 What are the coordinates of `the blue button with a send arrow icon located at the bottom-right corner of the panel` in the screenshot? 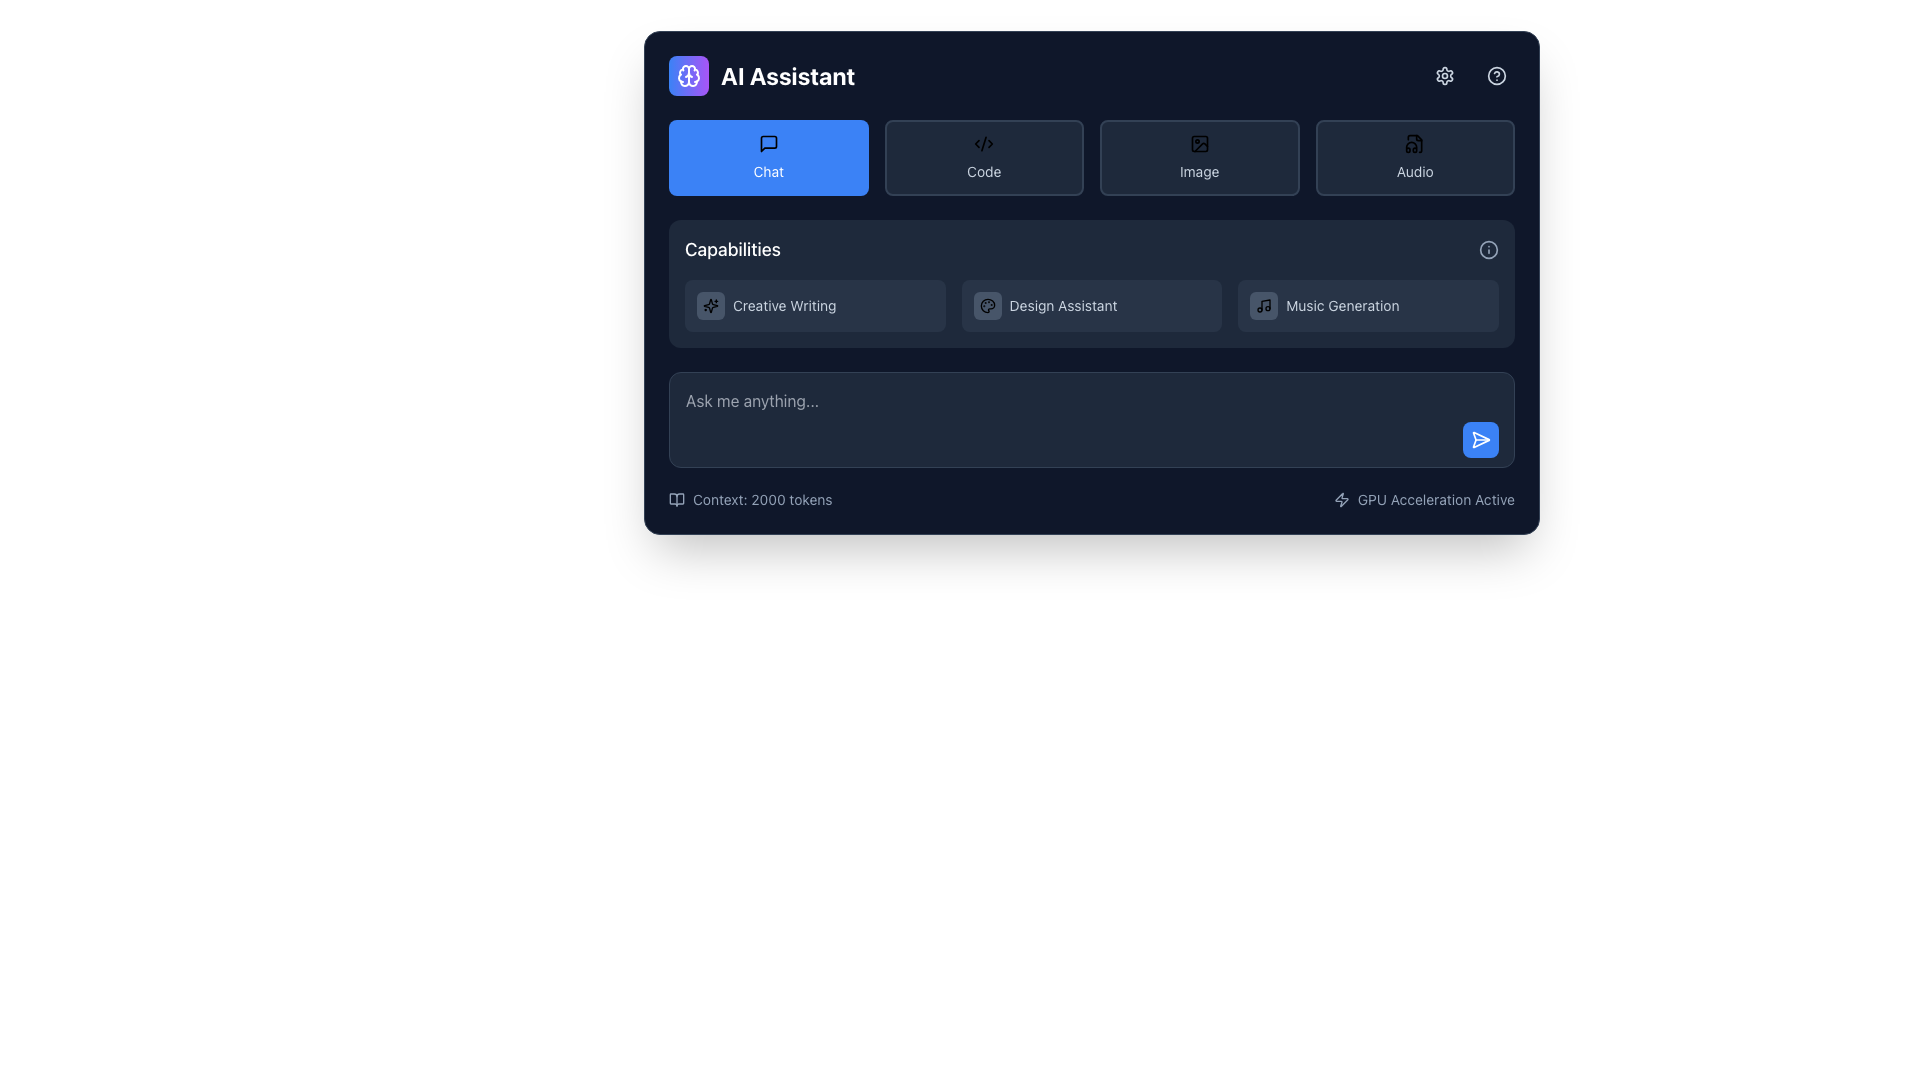 It's located at (1481, 438).